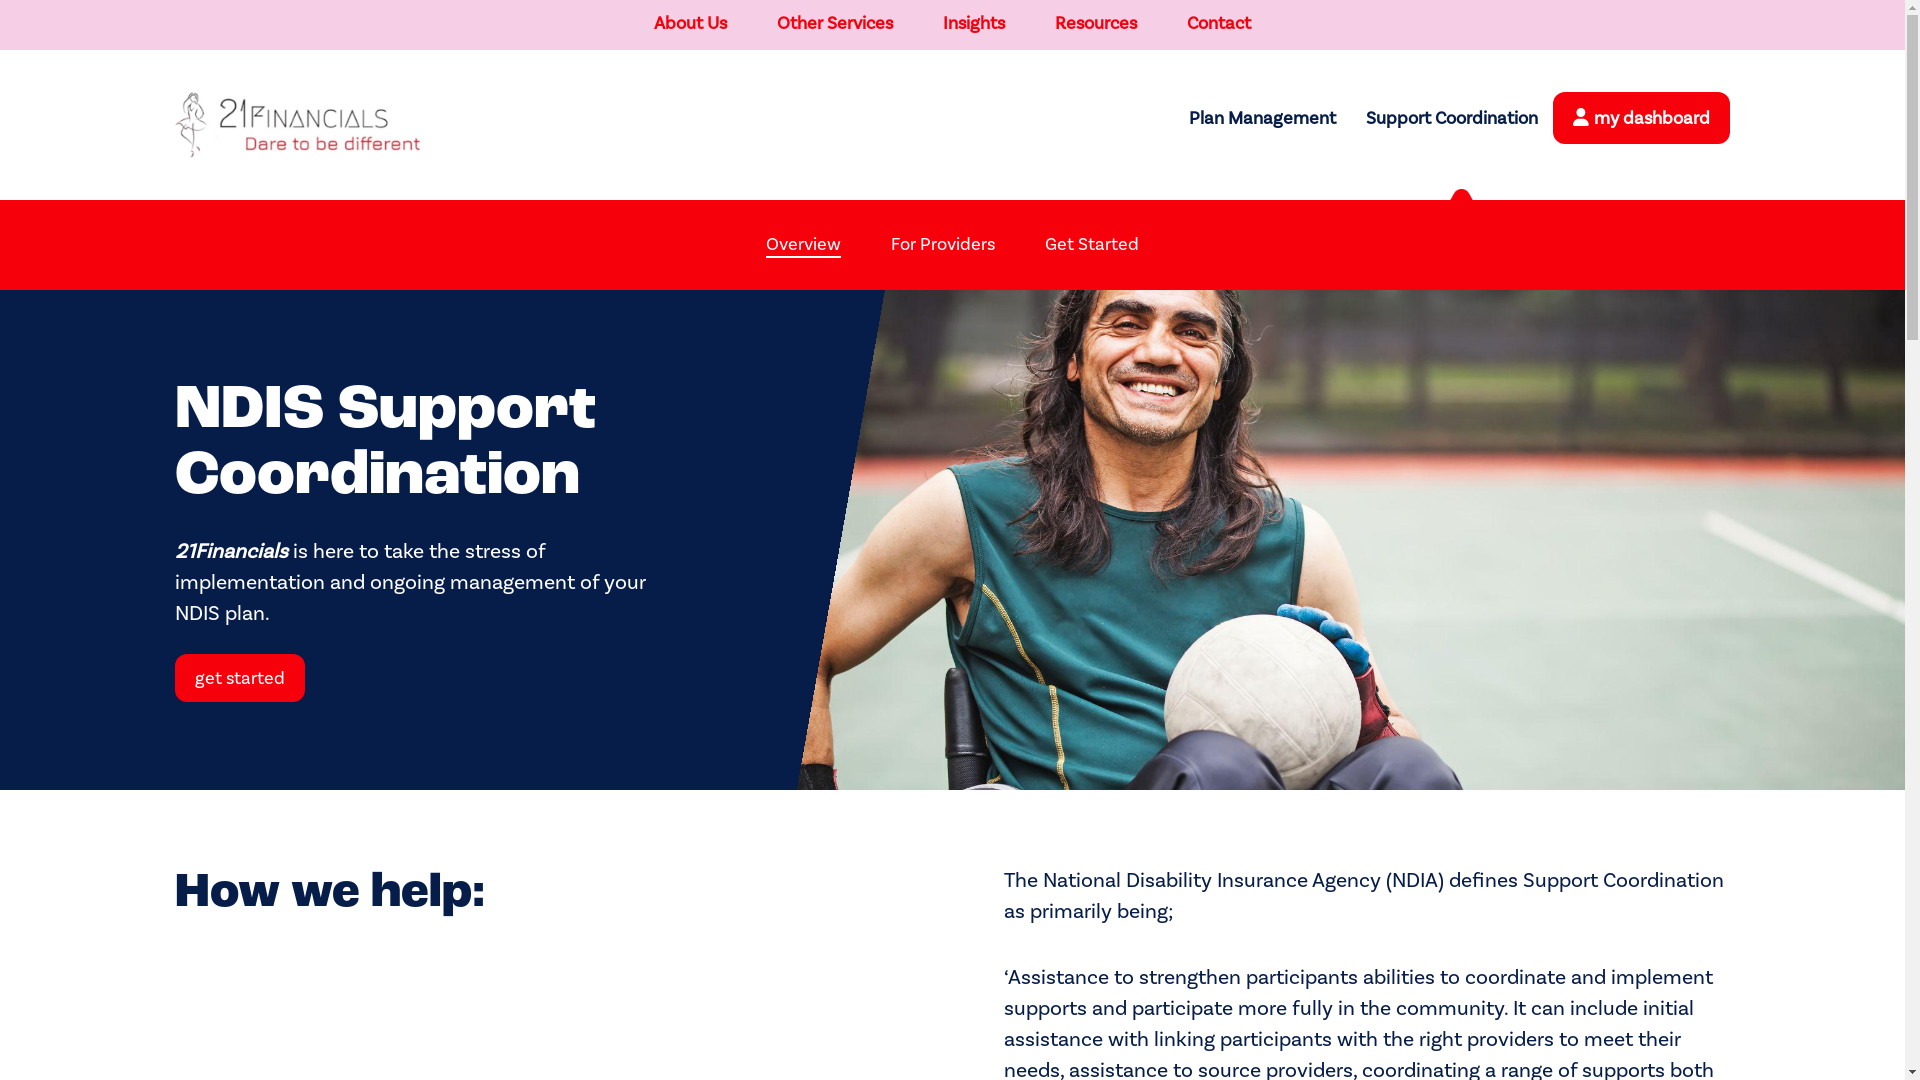 The image size is (1920, 1080). I want to click on 'Overview', so click(803, 244).